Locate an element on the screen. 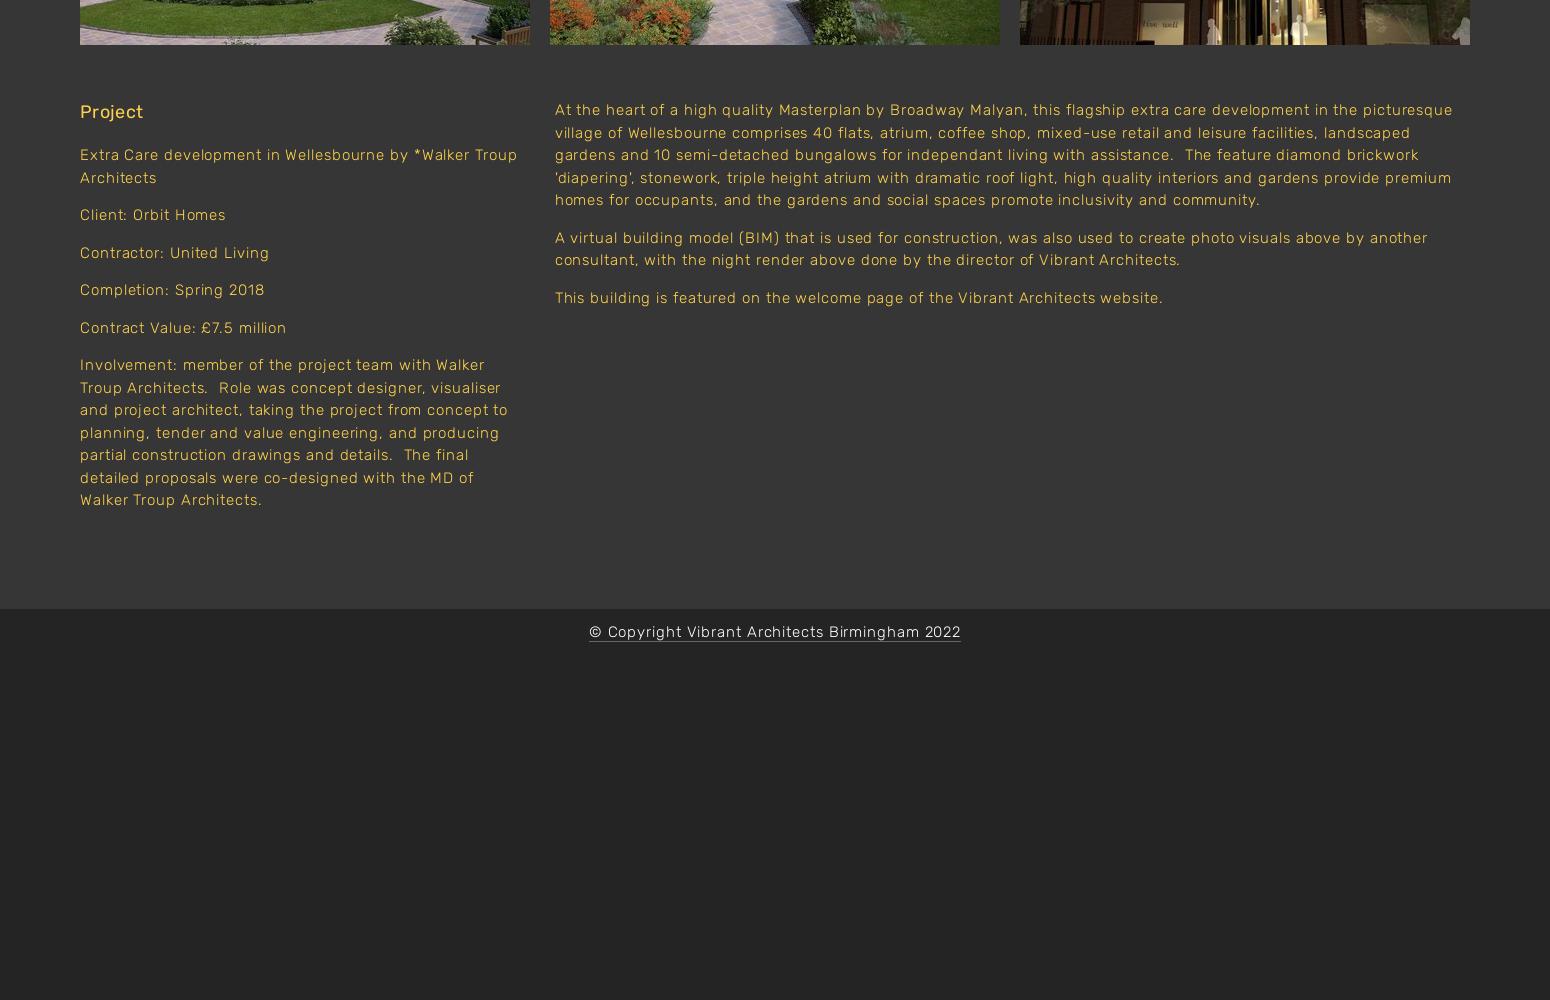  '© Copyright Vibrant Architects Birmingham 2022' is located at coordinates (774, 631).